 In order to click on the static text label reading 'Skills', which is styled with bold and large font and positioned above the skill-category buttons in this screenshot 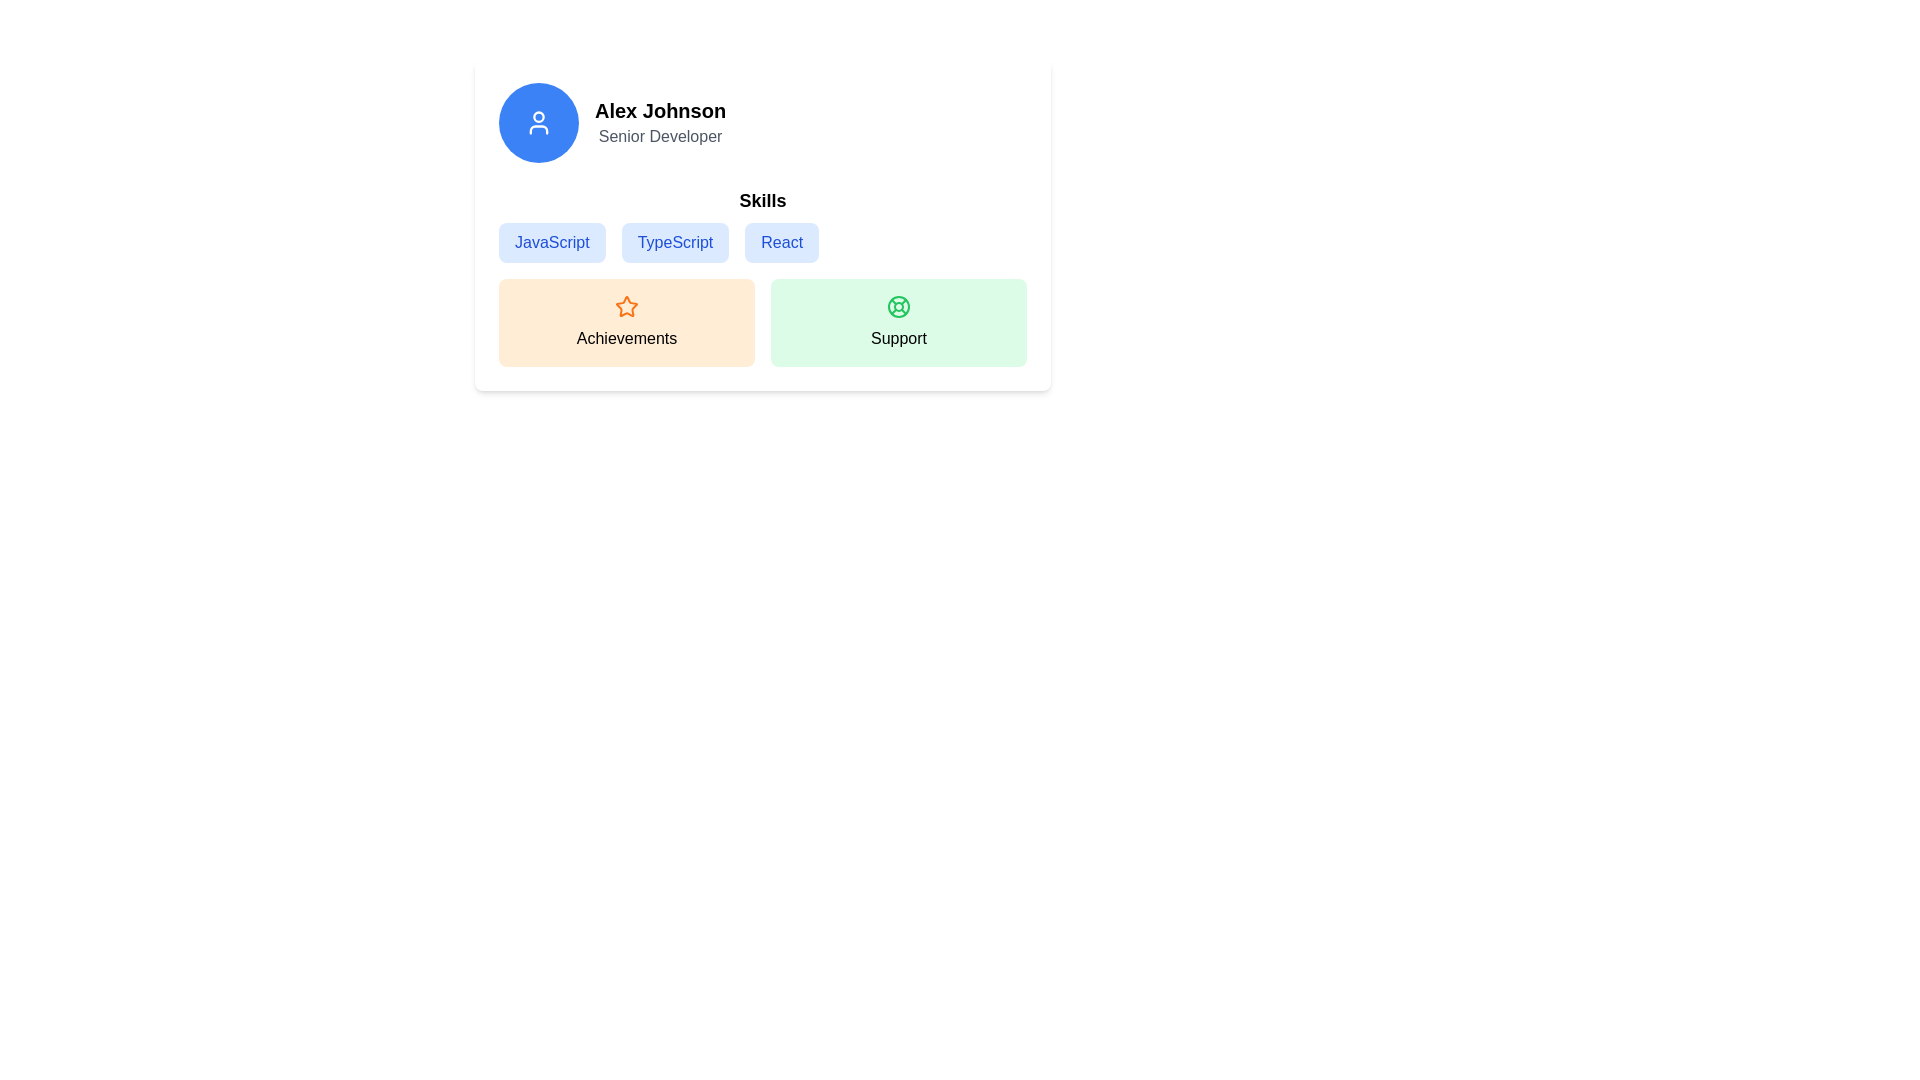, I will do `click(762, 200)`.